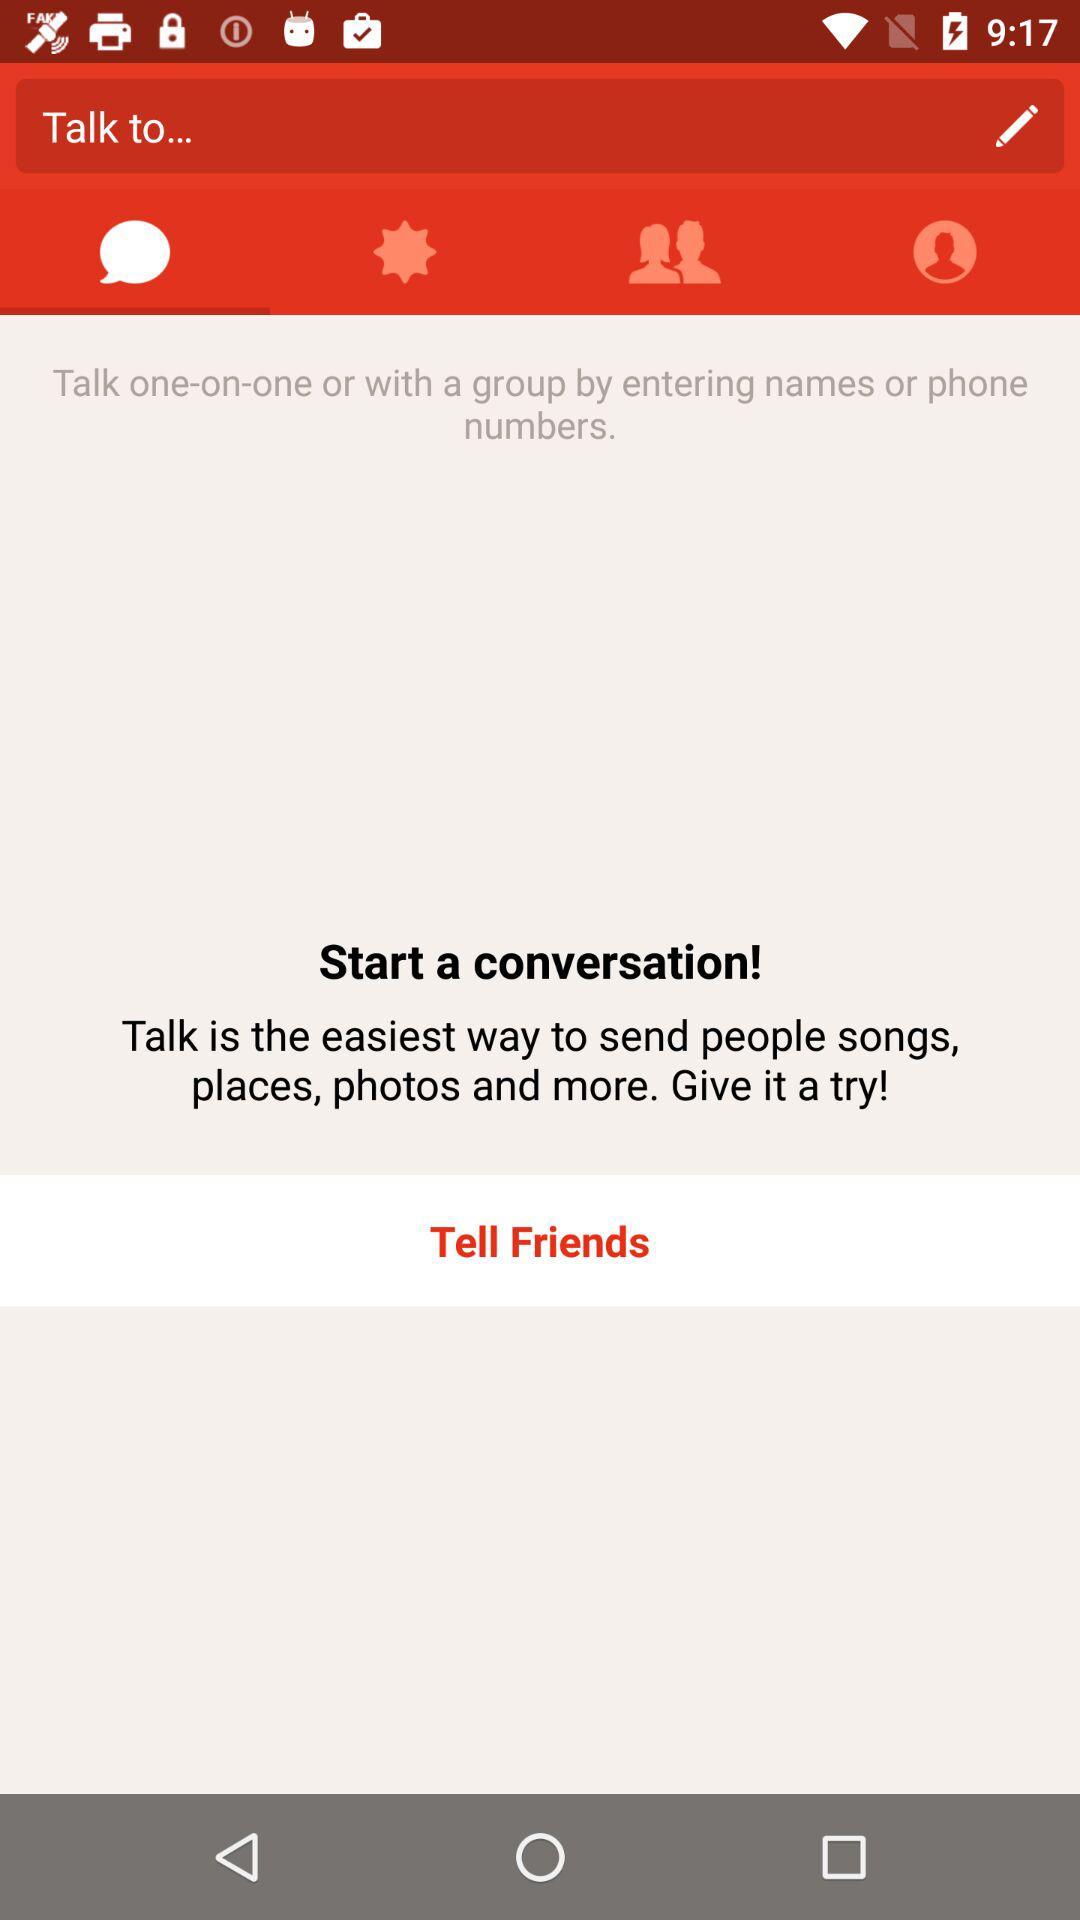  Describe the element at coordinates (540, 1239) in the screenshot. I see `the tell friends icon` at that location.